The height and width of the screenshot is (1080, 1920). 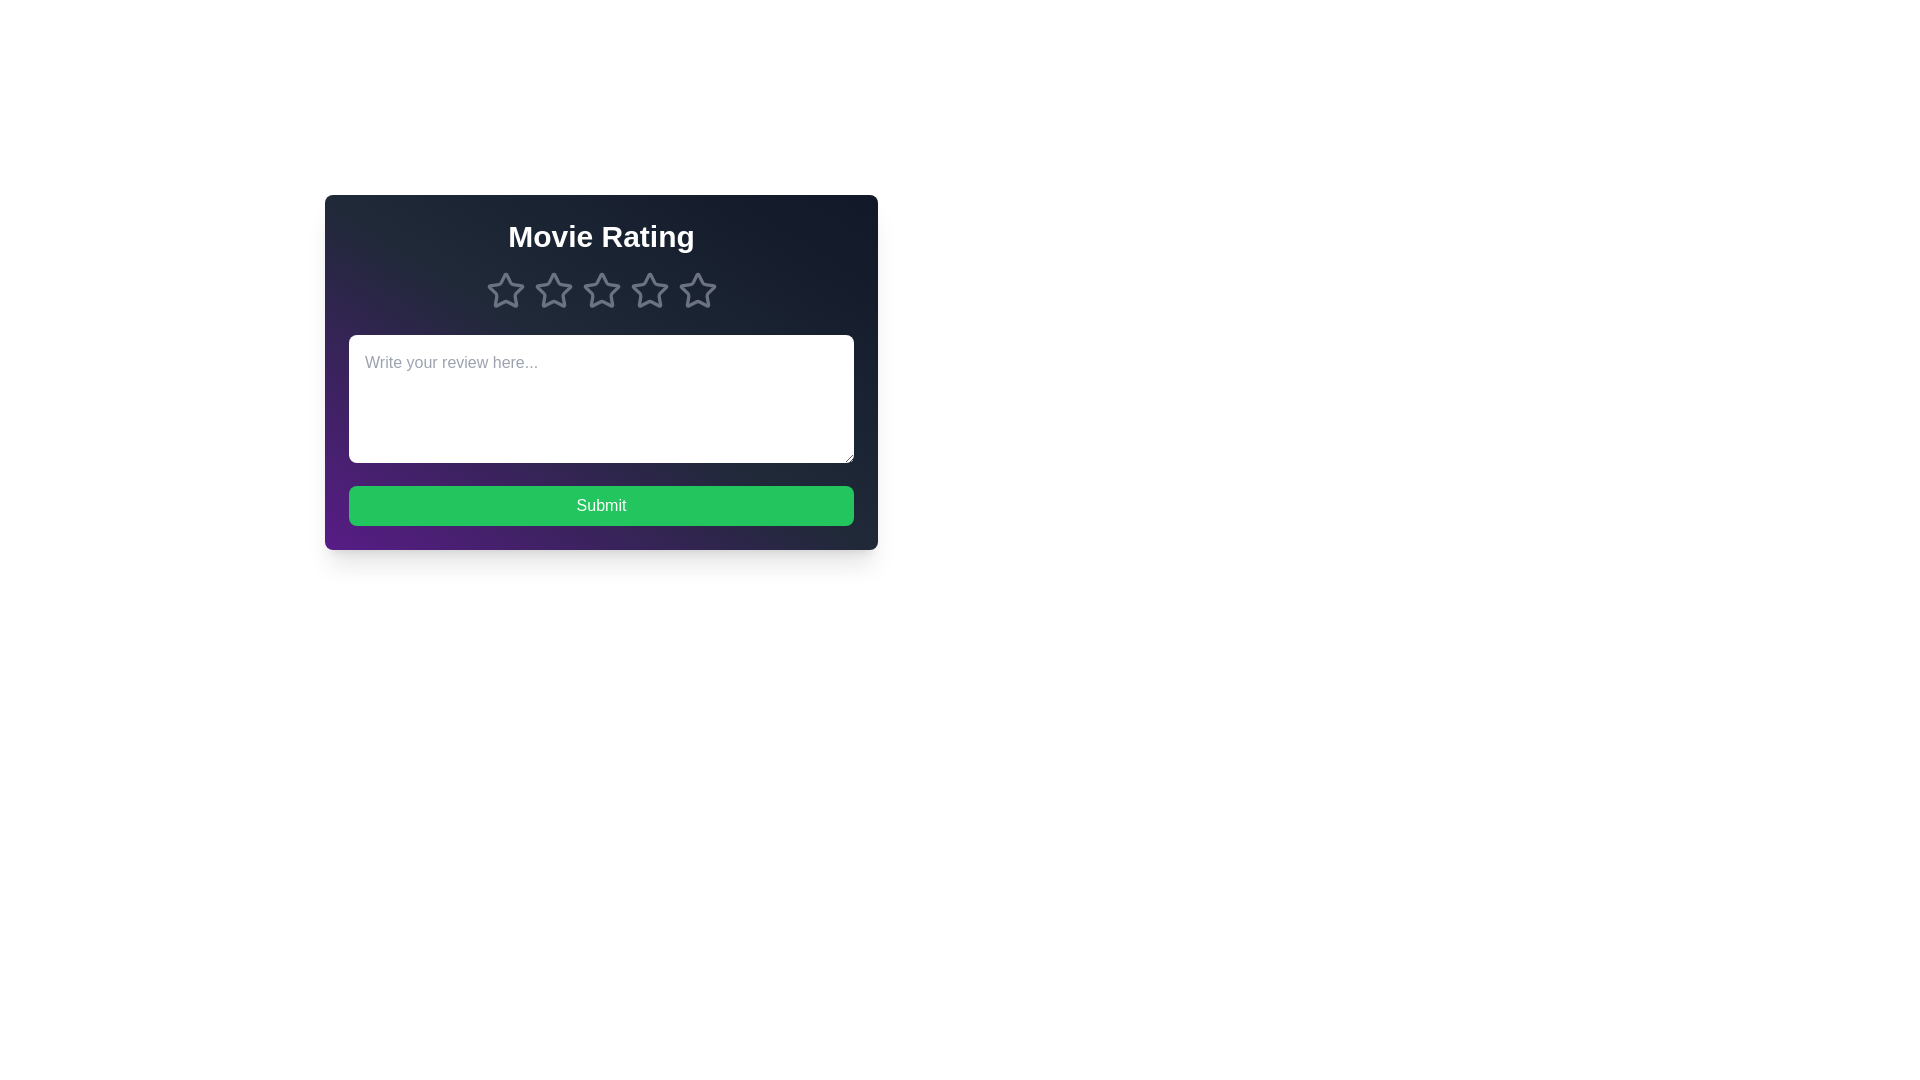 I want to click on the movie rating to 1 stars by clicking on the respective star, so click(x=505, y=290).